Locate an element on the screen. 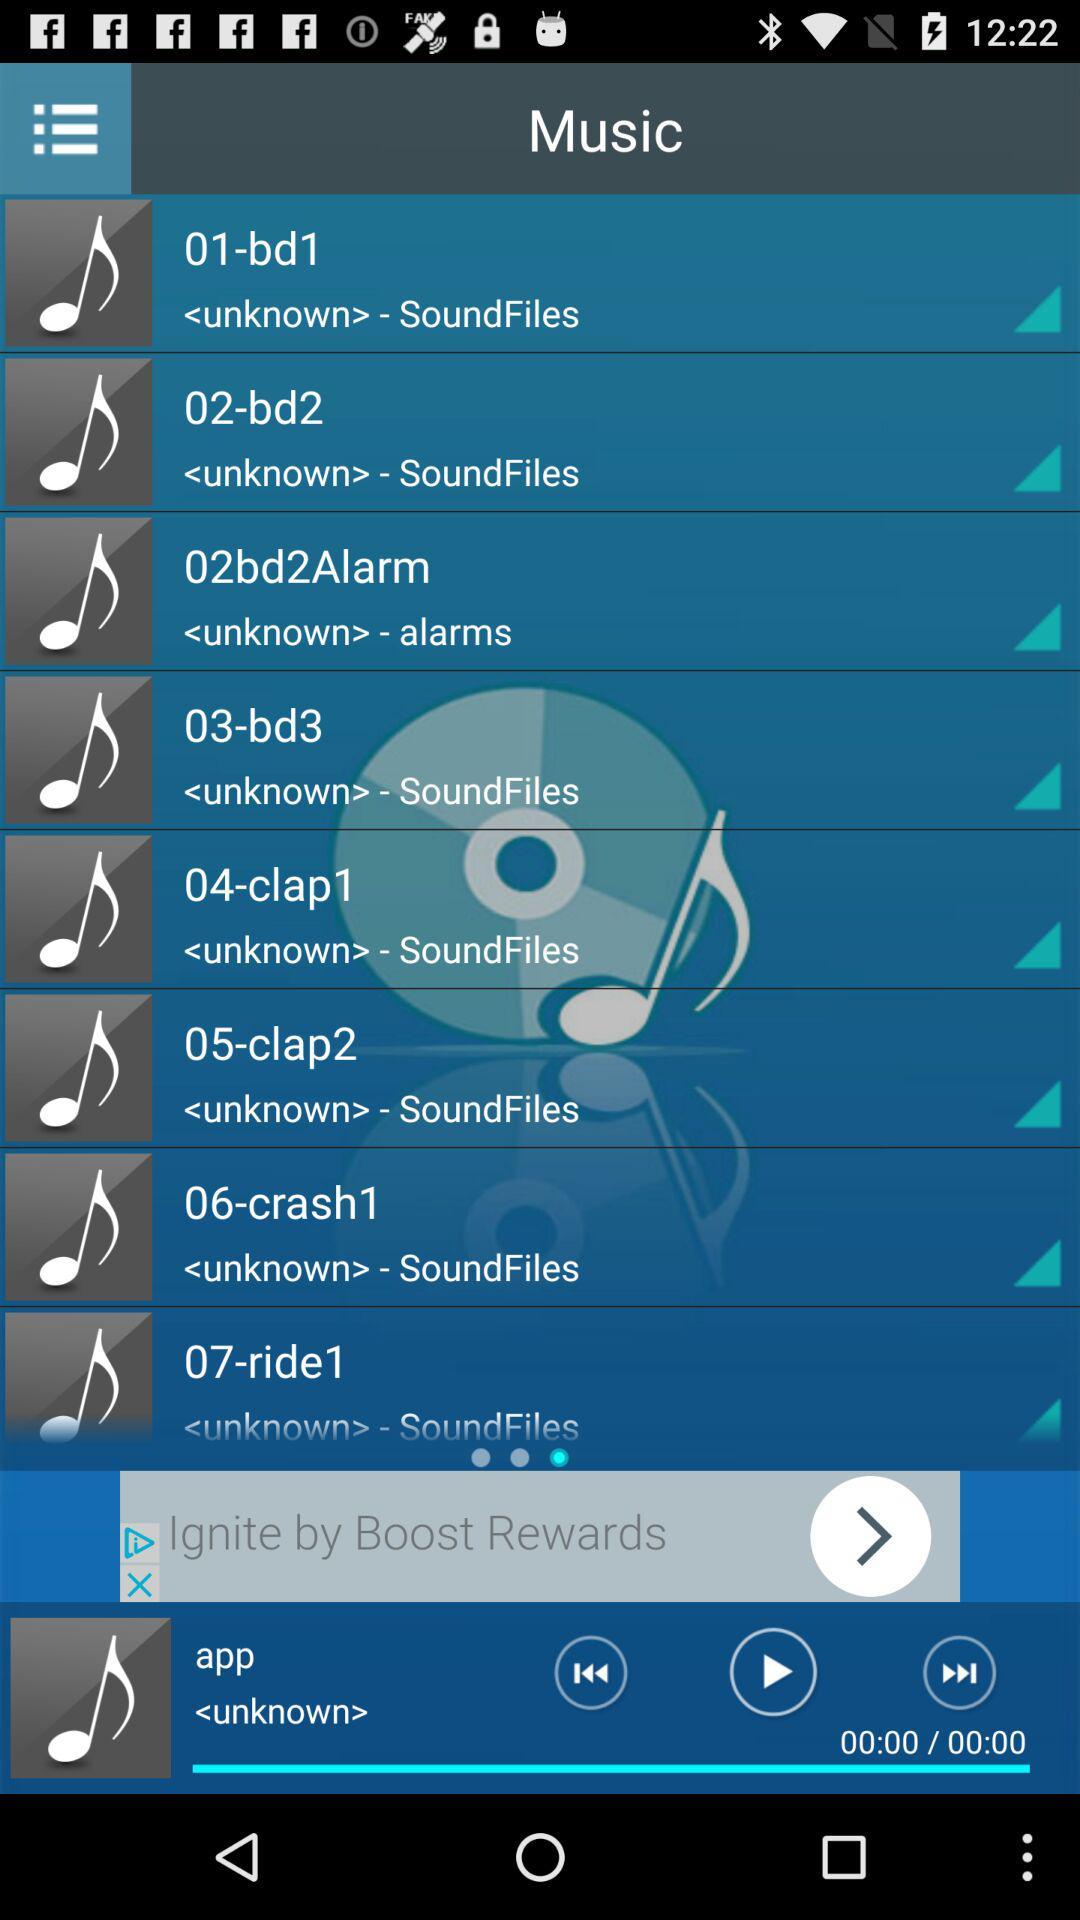 Image resolution: width=1080 pixels, height=1920 pixels. music is located at coordinates (1001, 907).